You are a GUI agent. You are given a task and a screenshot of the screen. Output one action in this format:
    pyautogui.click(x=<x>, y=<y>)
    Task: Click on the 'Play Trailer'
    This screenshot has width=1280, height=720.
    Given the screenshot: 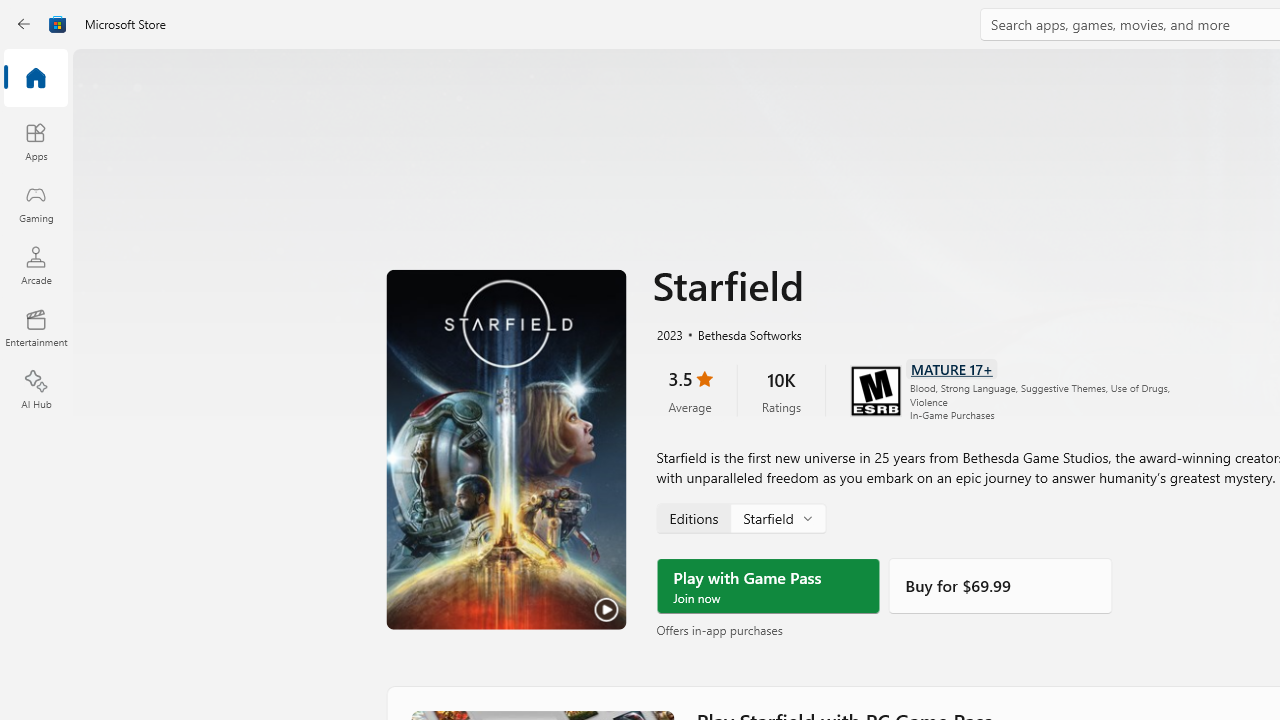 What is the action you would take?
    pyautogui.click(x=506, y=448)
    